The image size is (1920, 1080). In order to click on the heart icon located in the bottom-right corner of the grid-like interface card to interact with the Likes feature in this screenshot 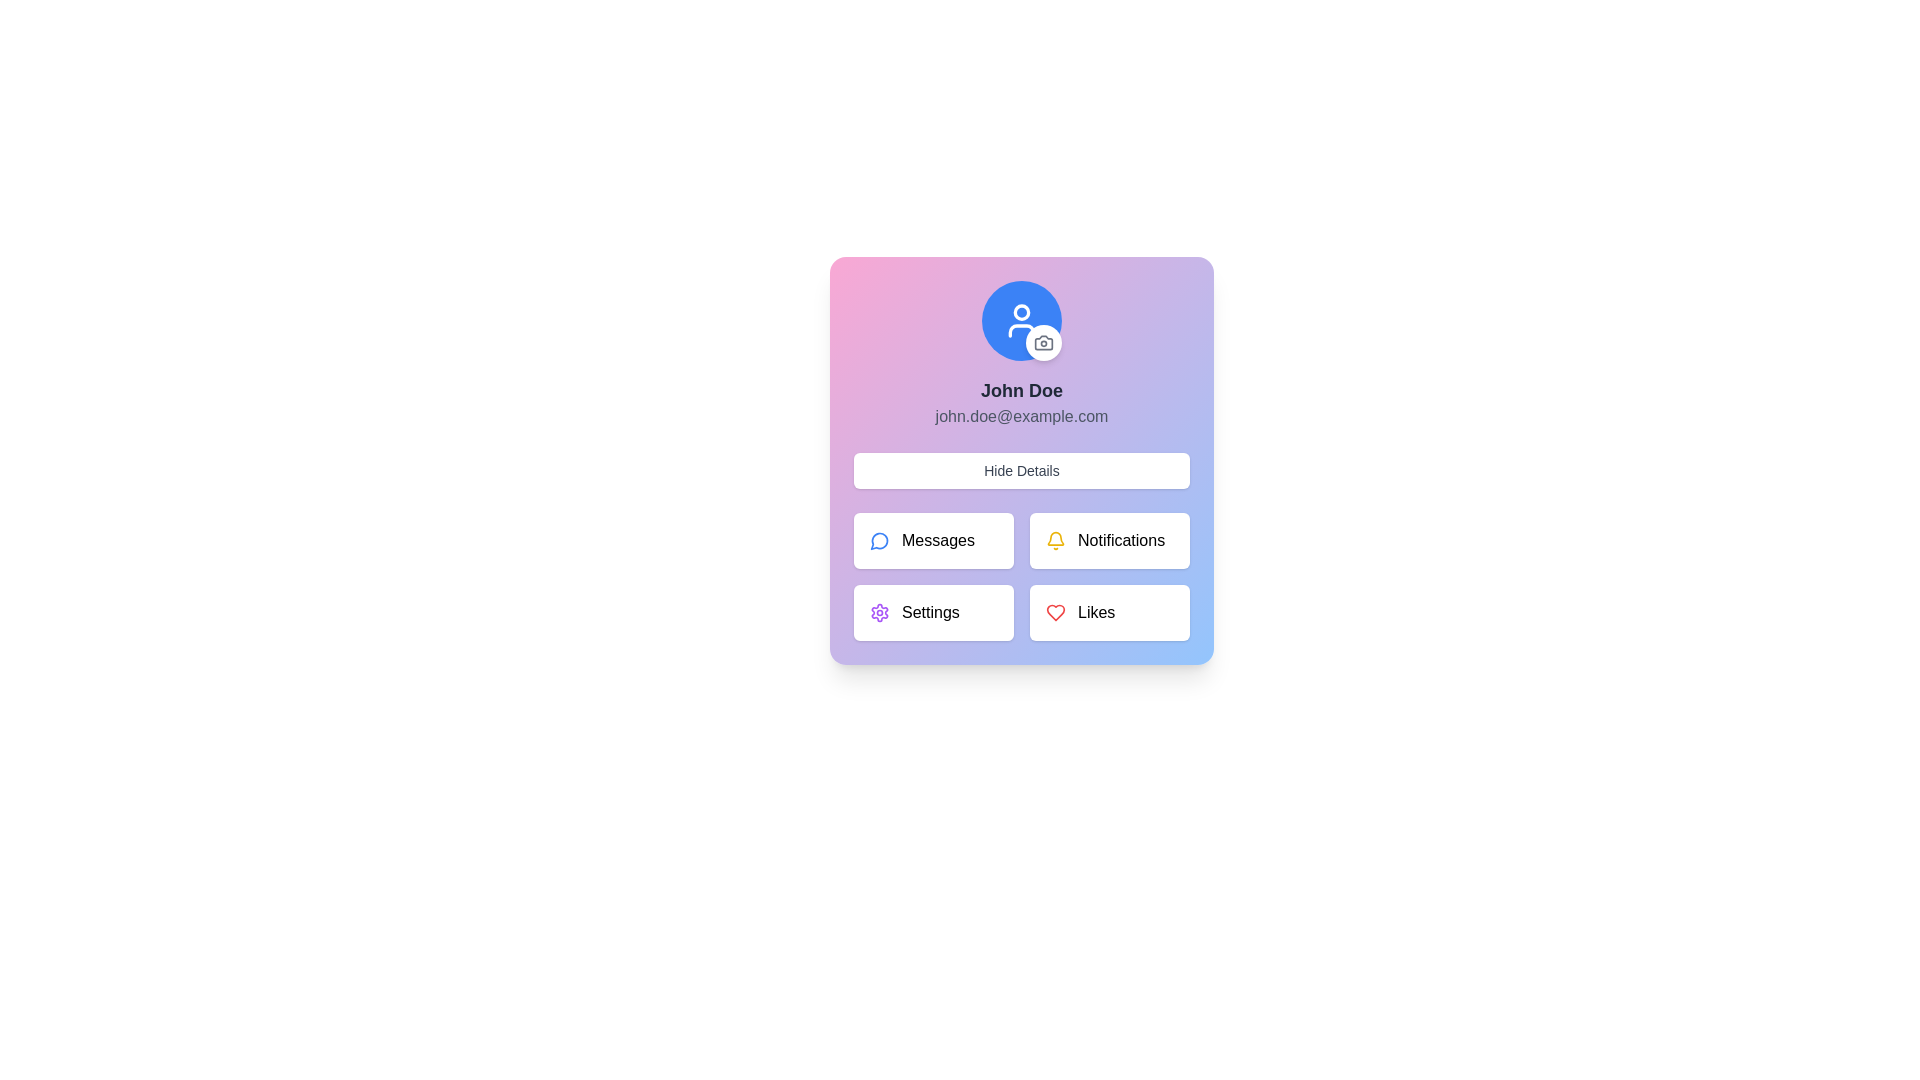, I will do `click(1055, 612)`.